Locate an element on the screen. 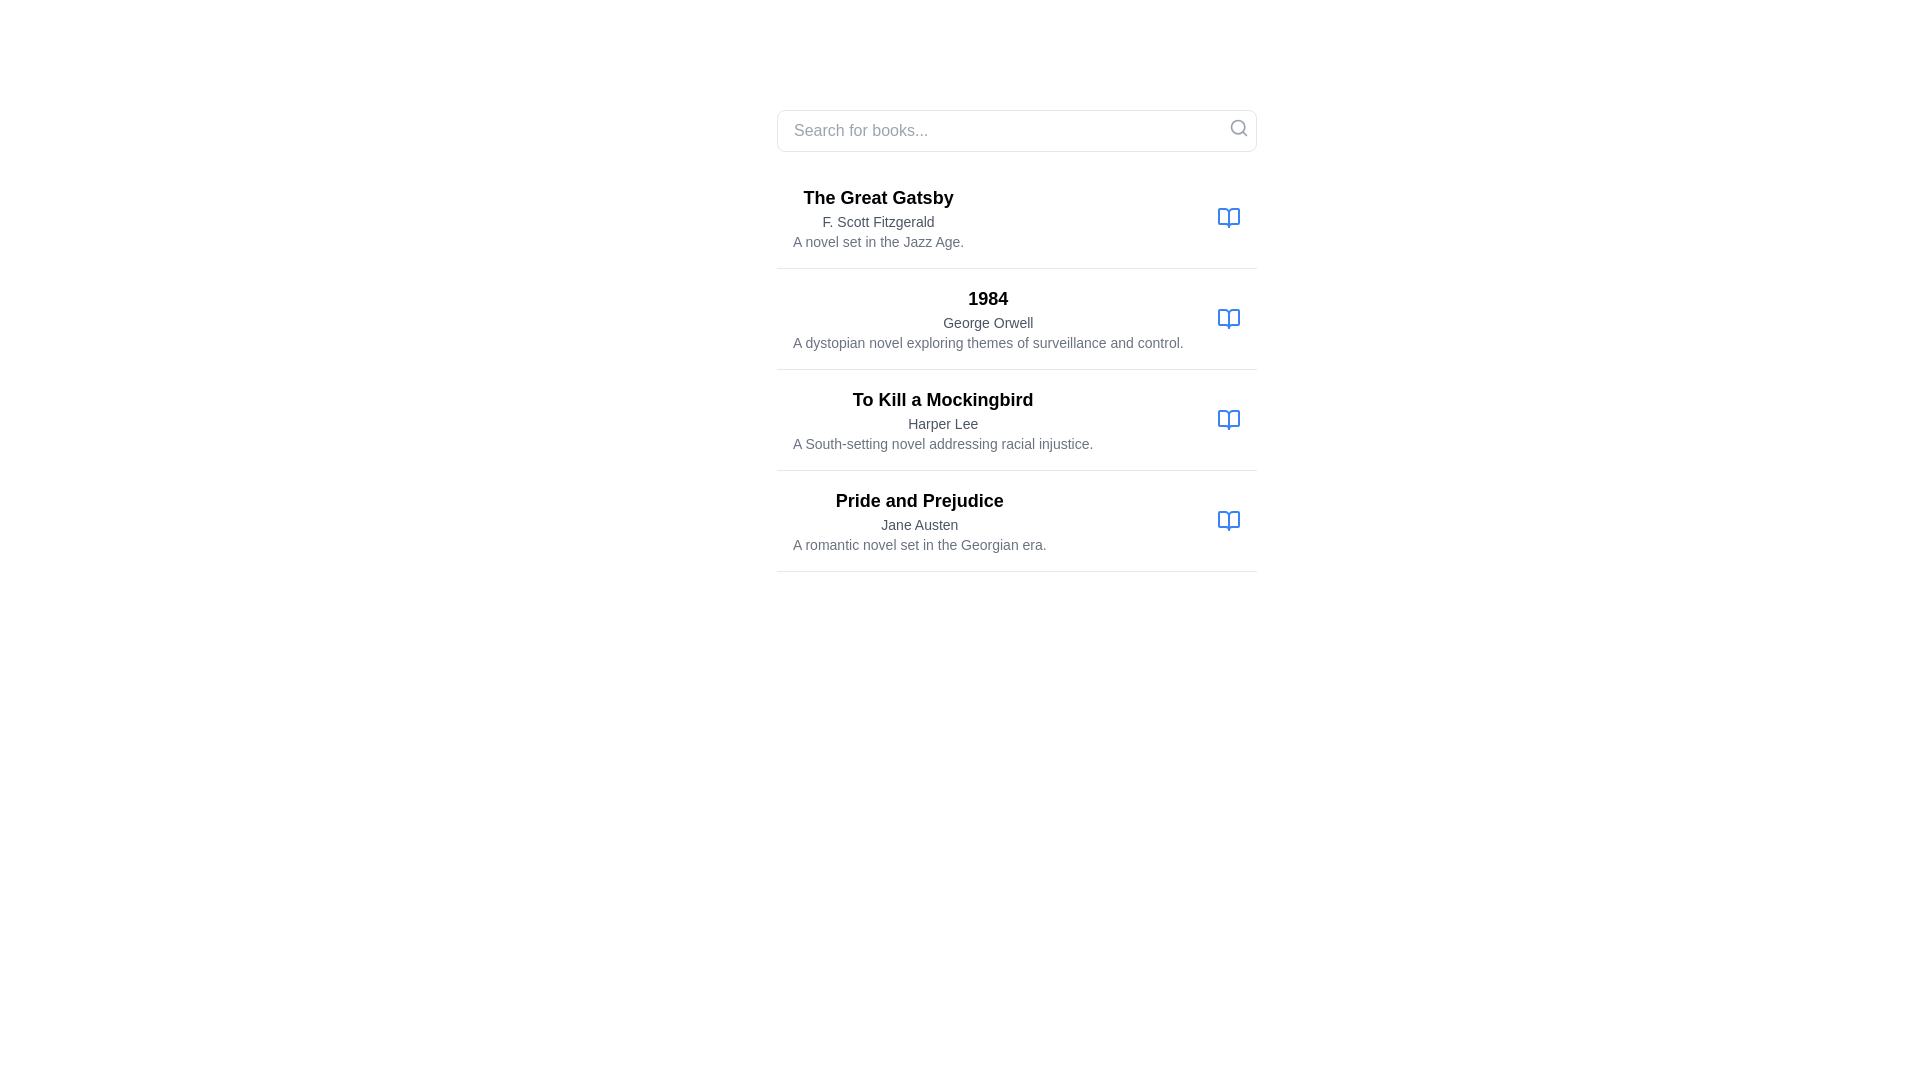  the textual information block displaying 'The Great Gatsby' by 'F. Scott Fitzgerald', which is the first item in a vertically stacked list of literary works is located at coordinates (1017, 218).